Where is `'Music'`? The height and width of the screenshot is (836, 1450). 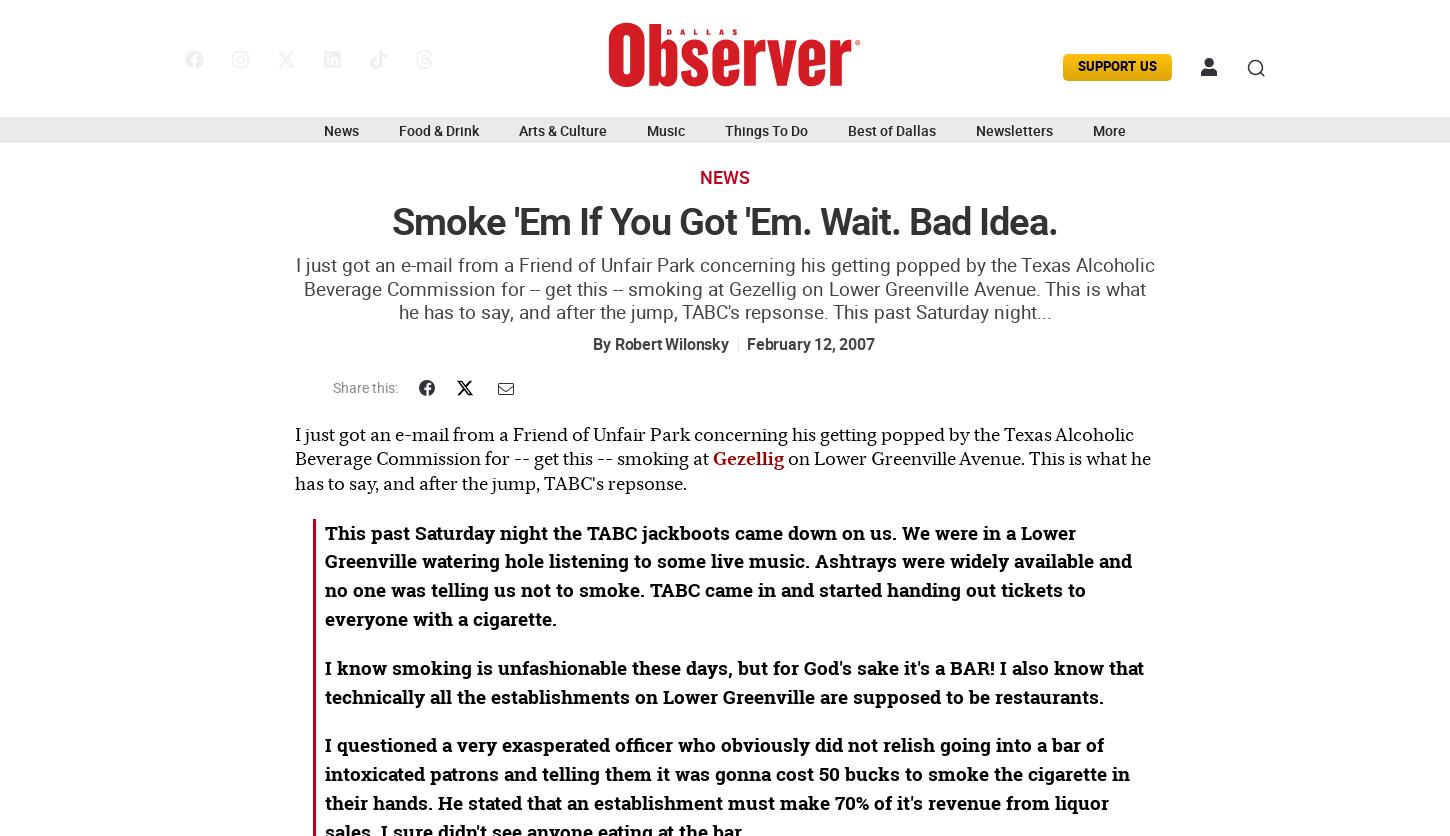 'Music' is located at coordinates (664, 128).